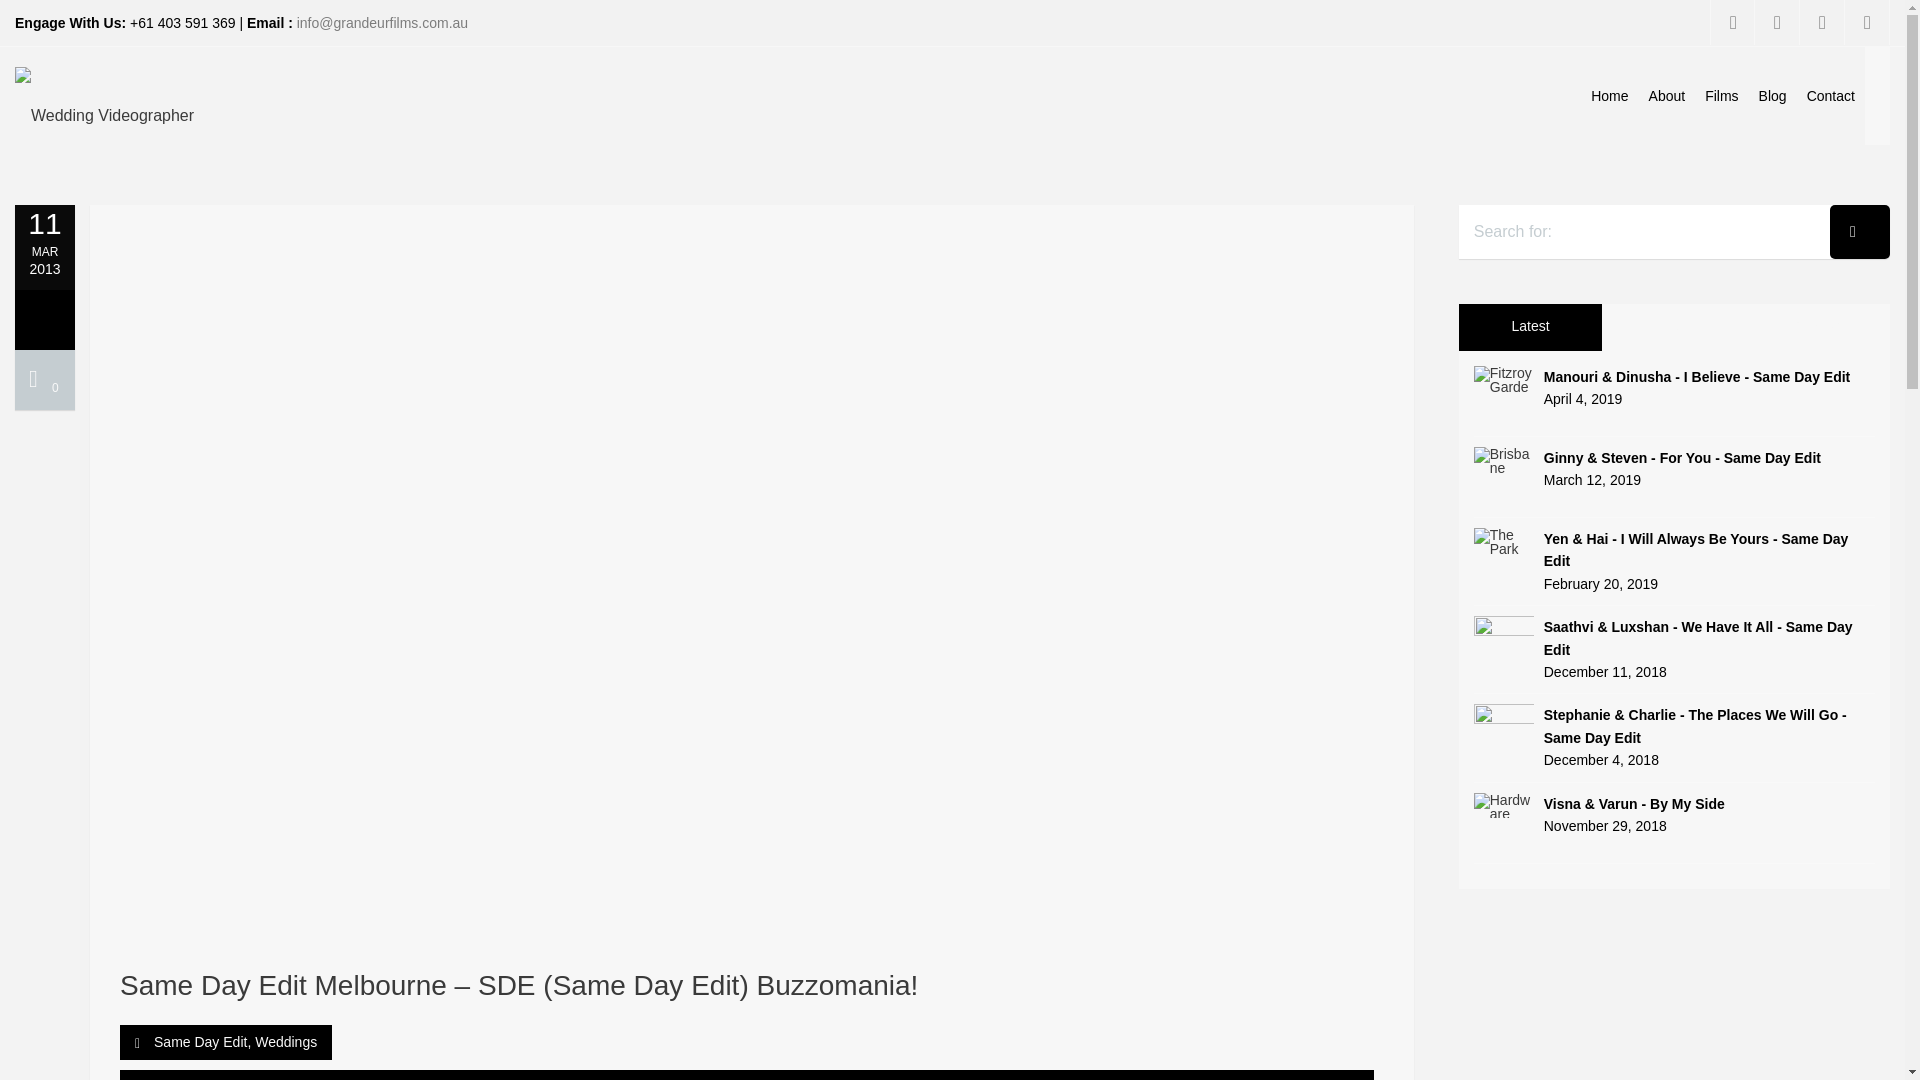  Describe the element at coordinates (1747, 96) in the screenshot. I see `'Blog'` at that location.